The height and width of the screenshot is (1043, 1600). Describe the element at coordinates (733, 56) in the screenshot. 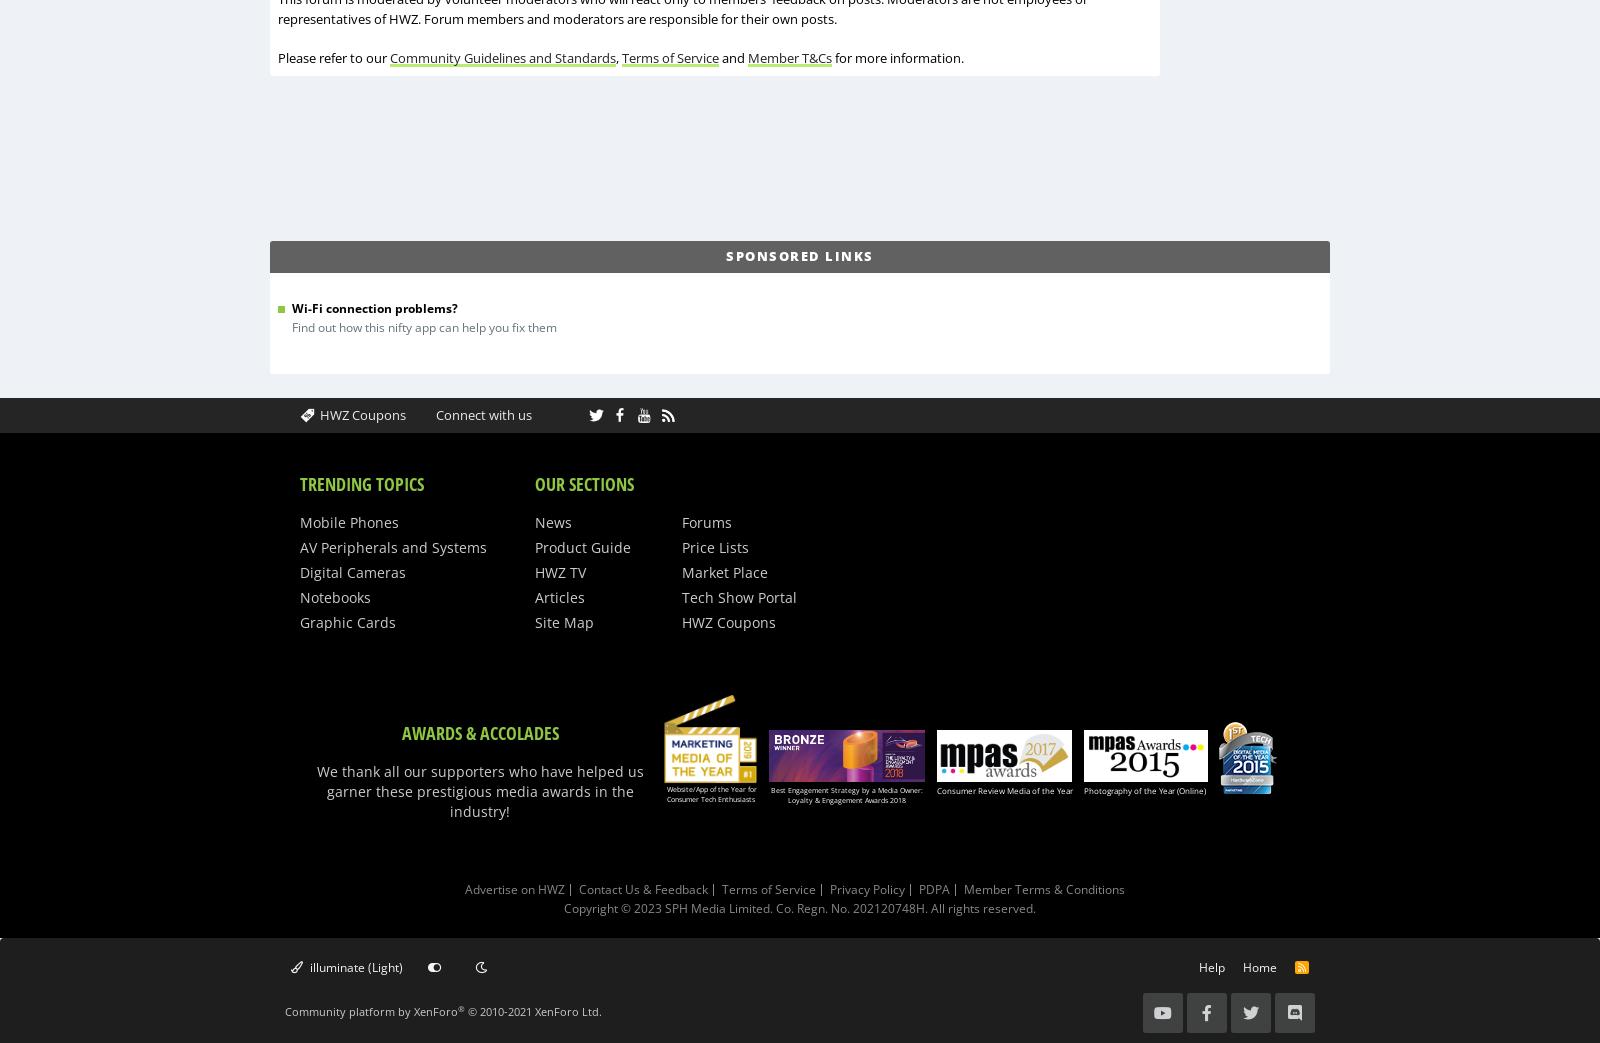

I see `'and'` at that location.